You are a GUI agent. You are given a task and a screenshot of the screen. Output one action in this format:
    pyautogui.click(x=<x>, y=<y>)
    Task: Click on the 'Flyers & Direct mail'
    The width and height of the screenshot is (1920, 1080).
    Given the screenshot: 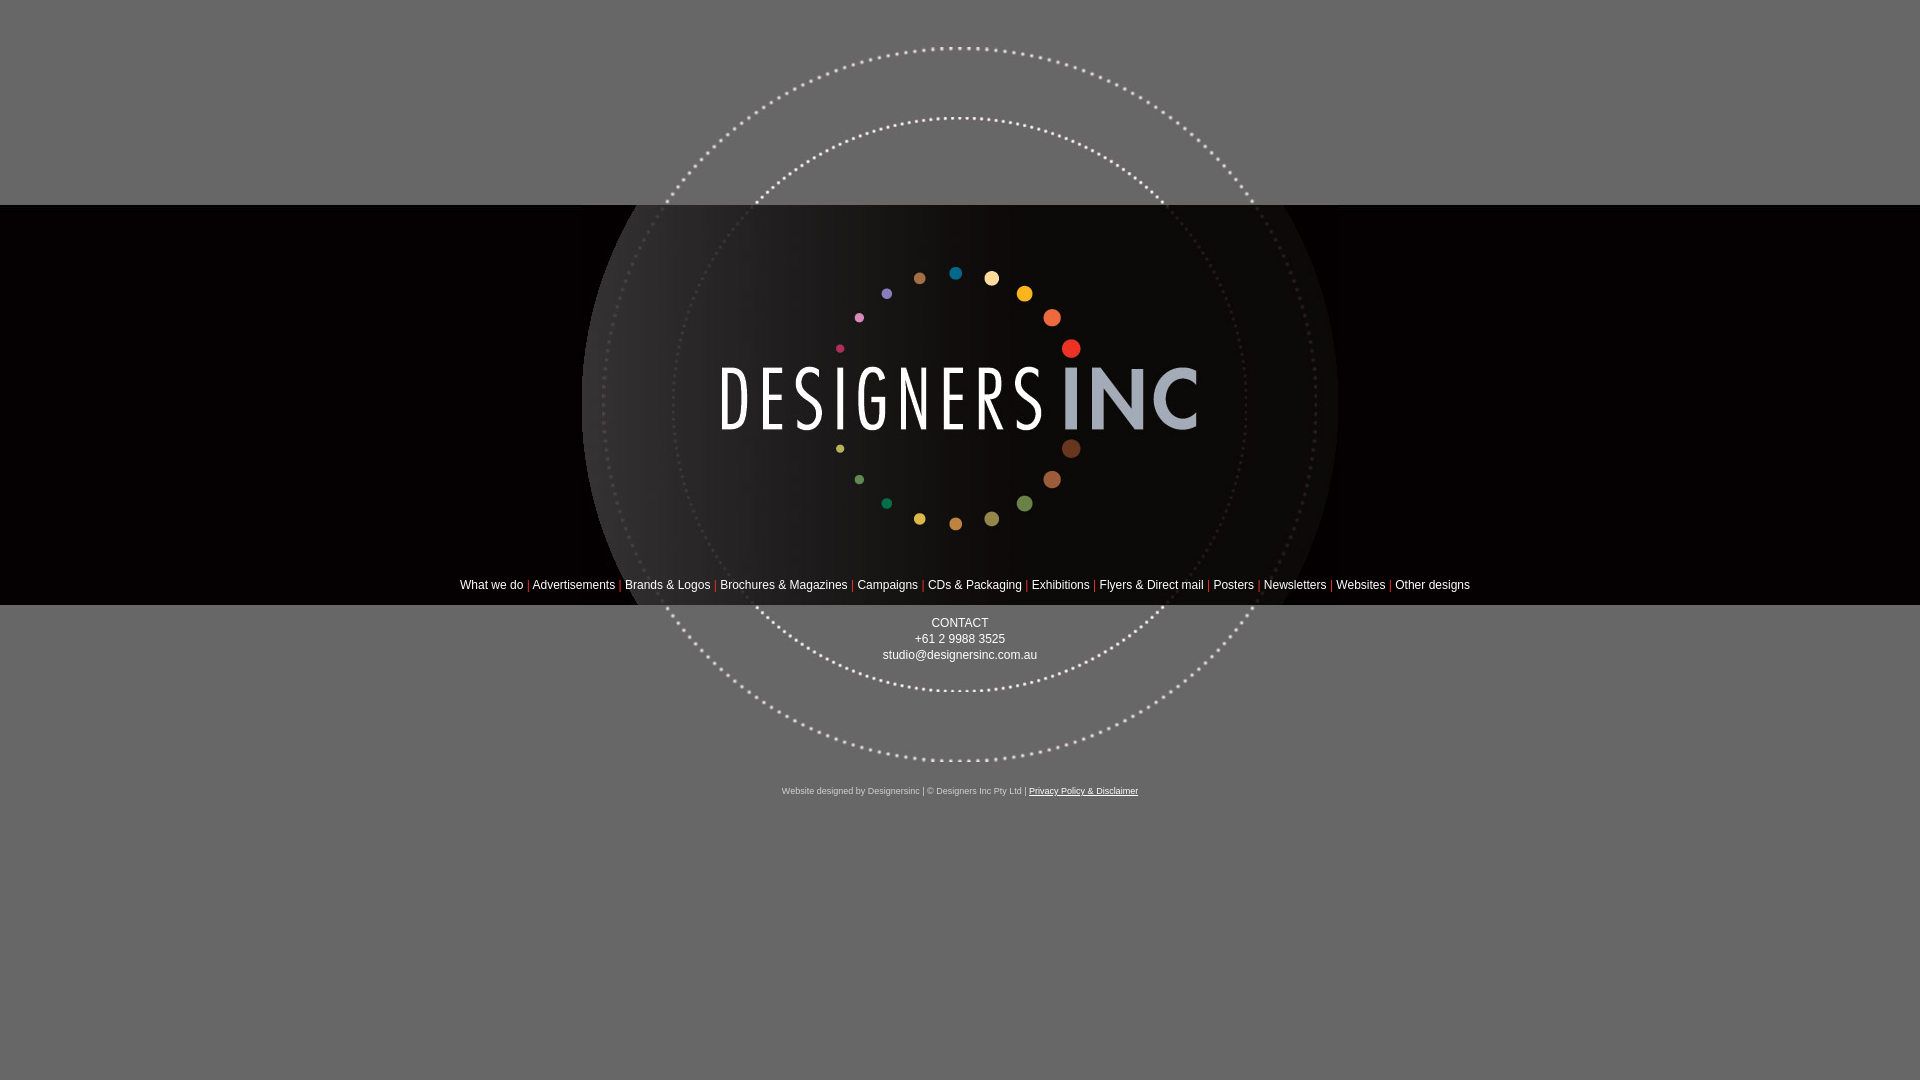 What is the action you would take?
    pyautogui.click(x=1152, y=585)
    